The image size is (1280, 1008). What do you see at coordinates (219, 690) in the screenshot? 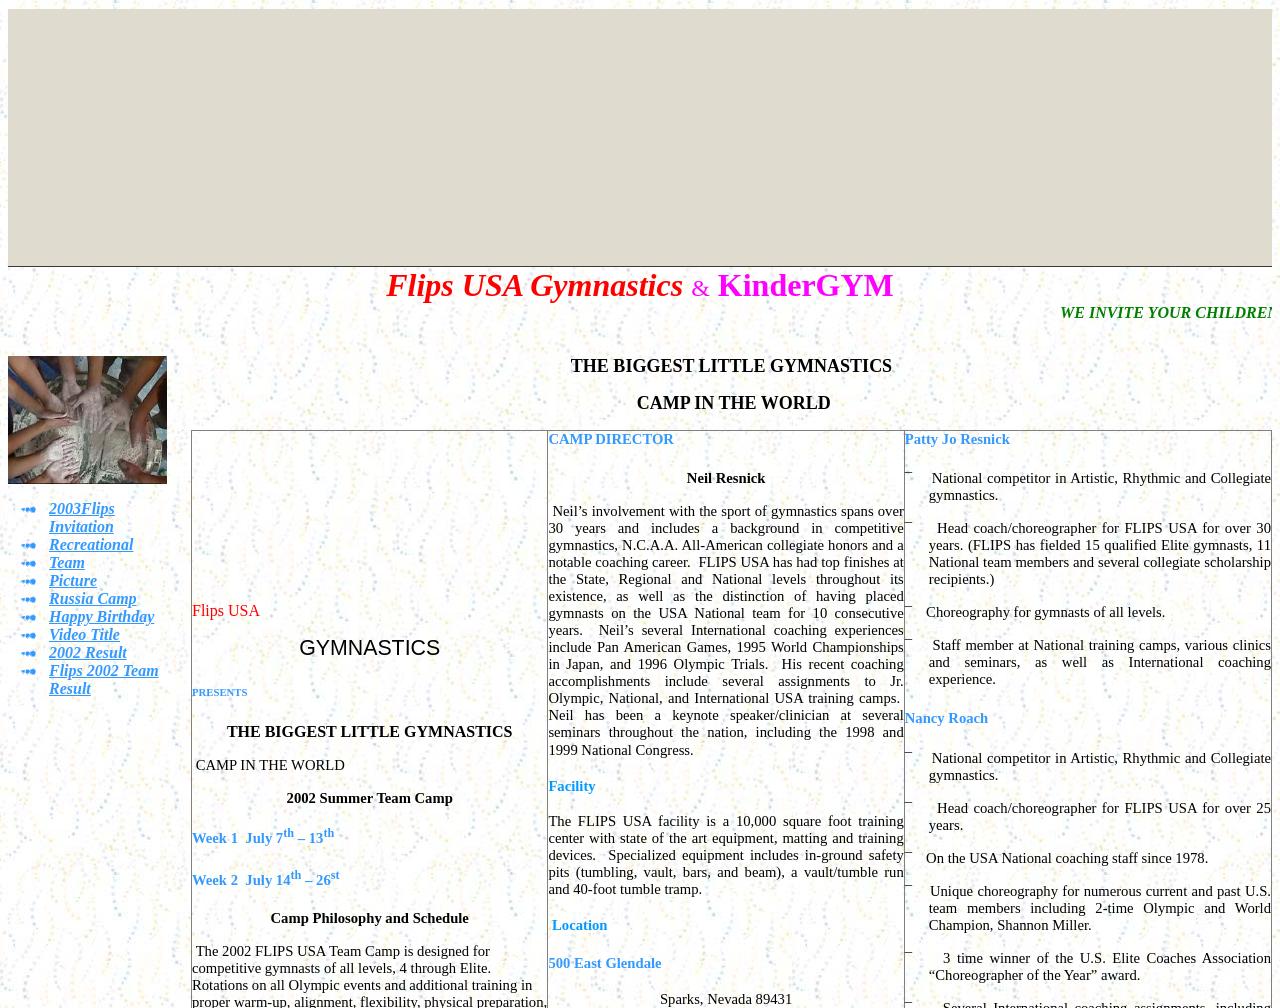
I see `'PRESENTS'` at bounding box center [219, 690].